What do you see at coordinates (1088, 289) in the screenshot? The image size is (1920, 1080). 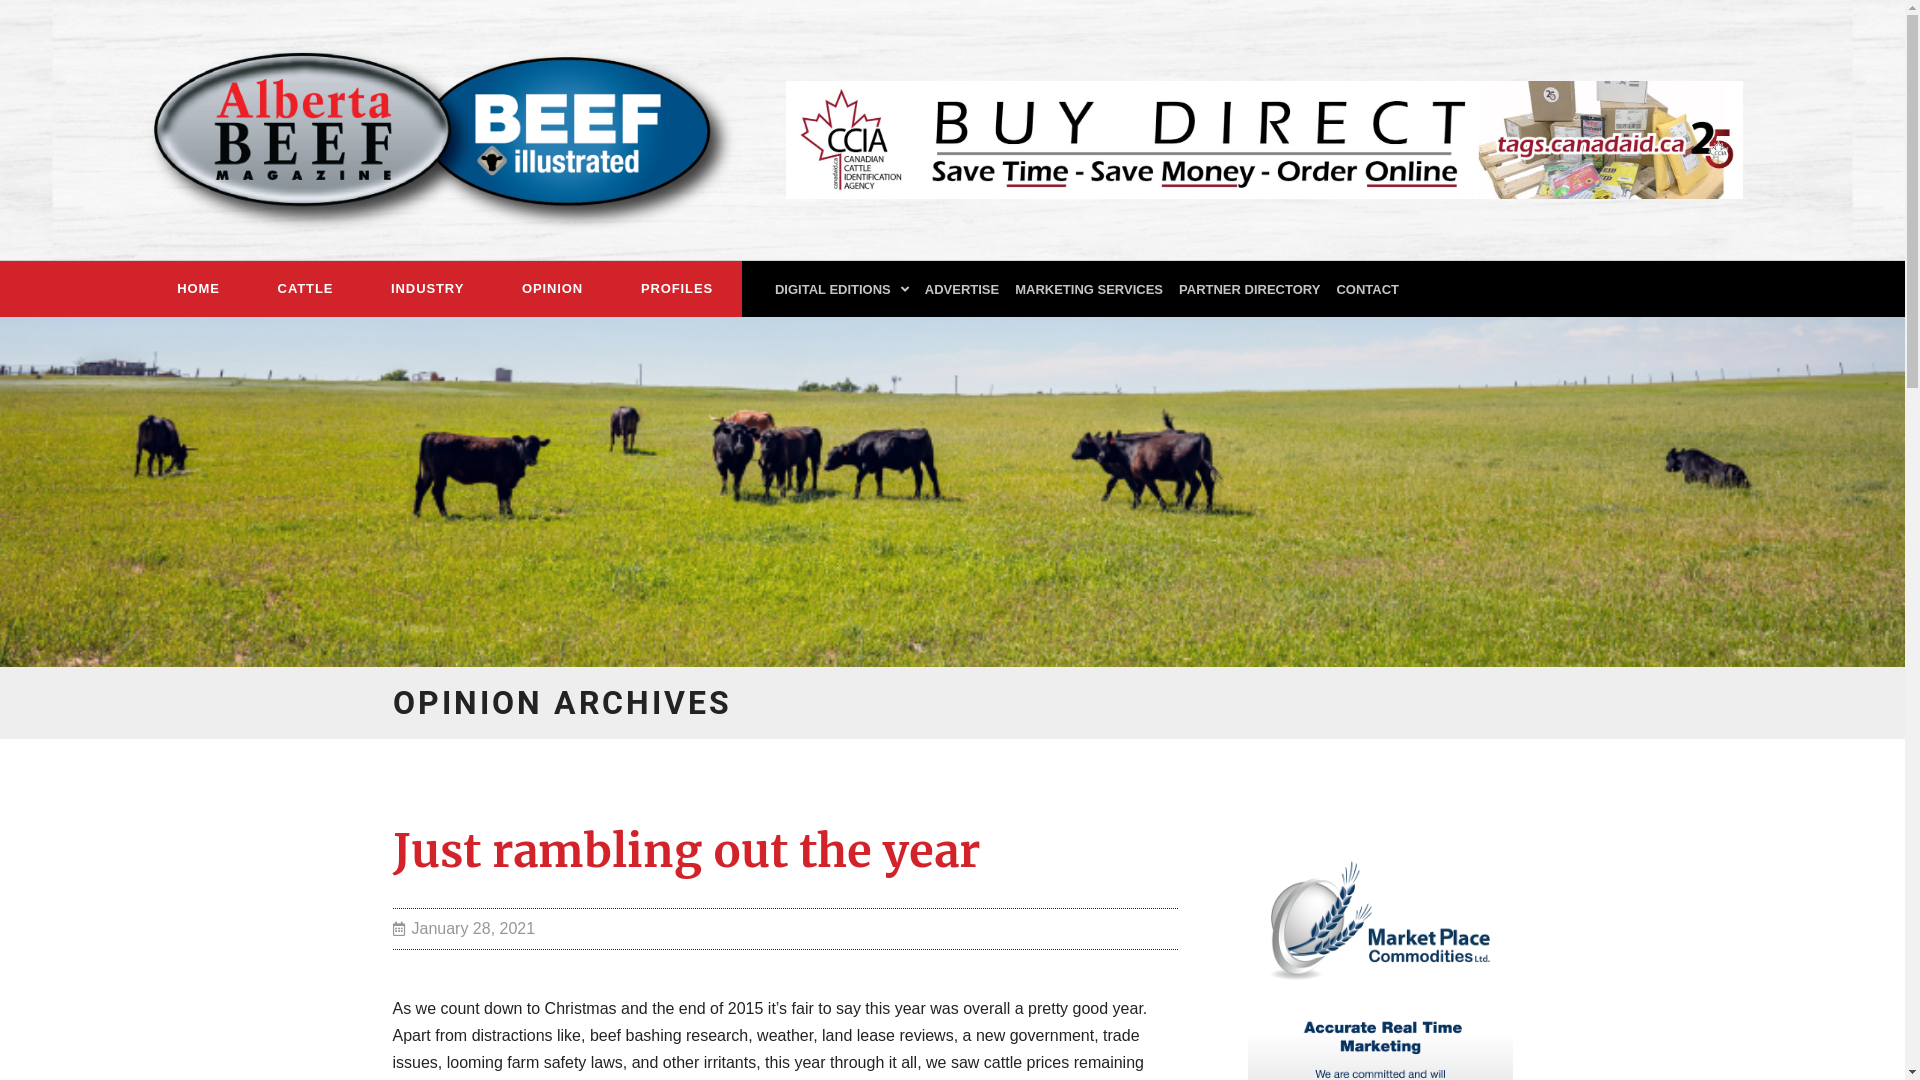 I see `'MARKETING SERVICES'` at bounding box center [1088, 289].